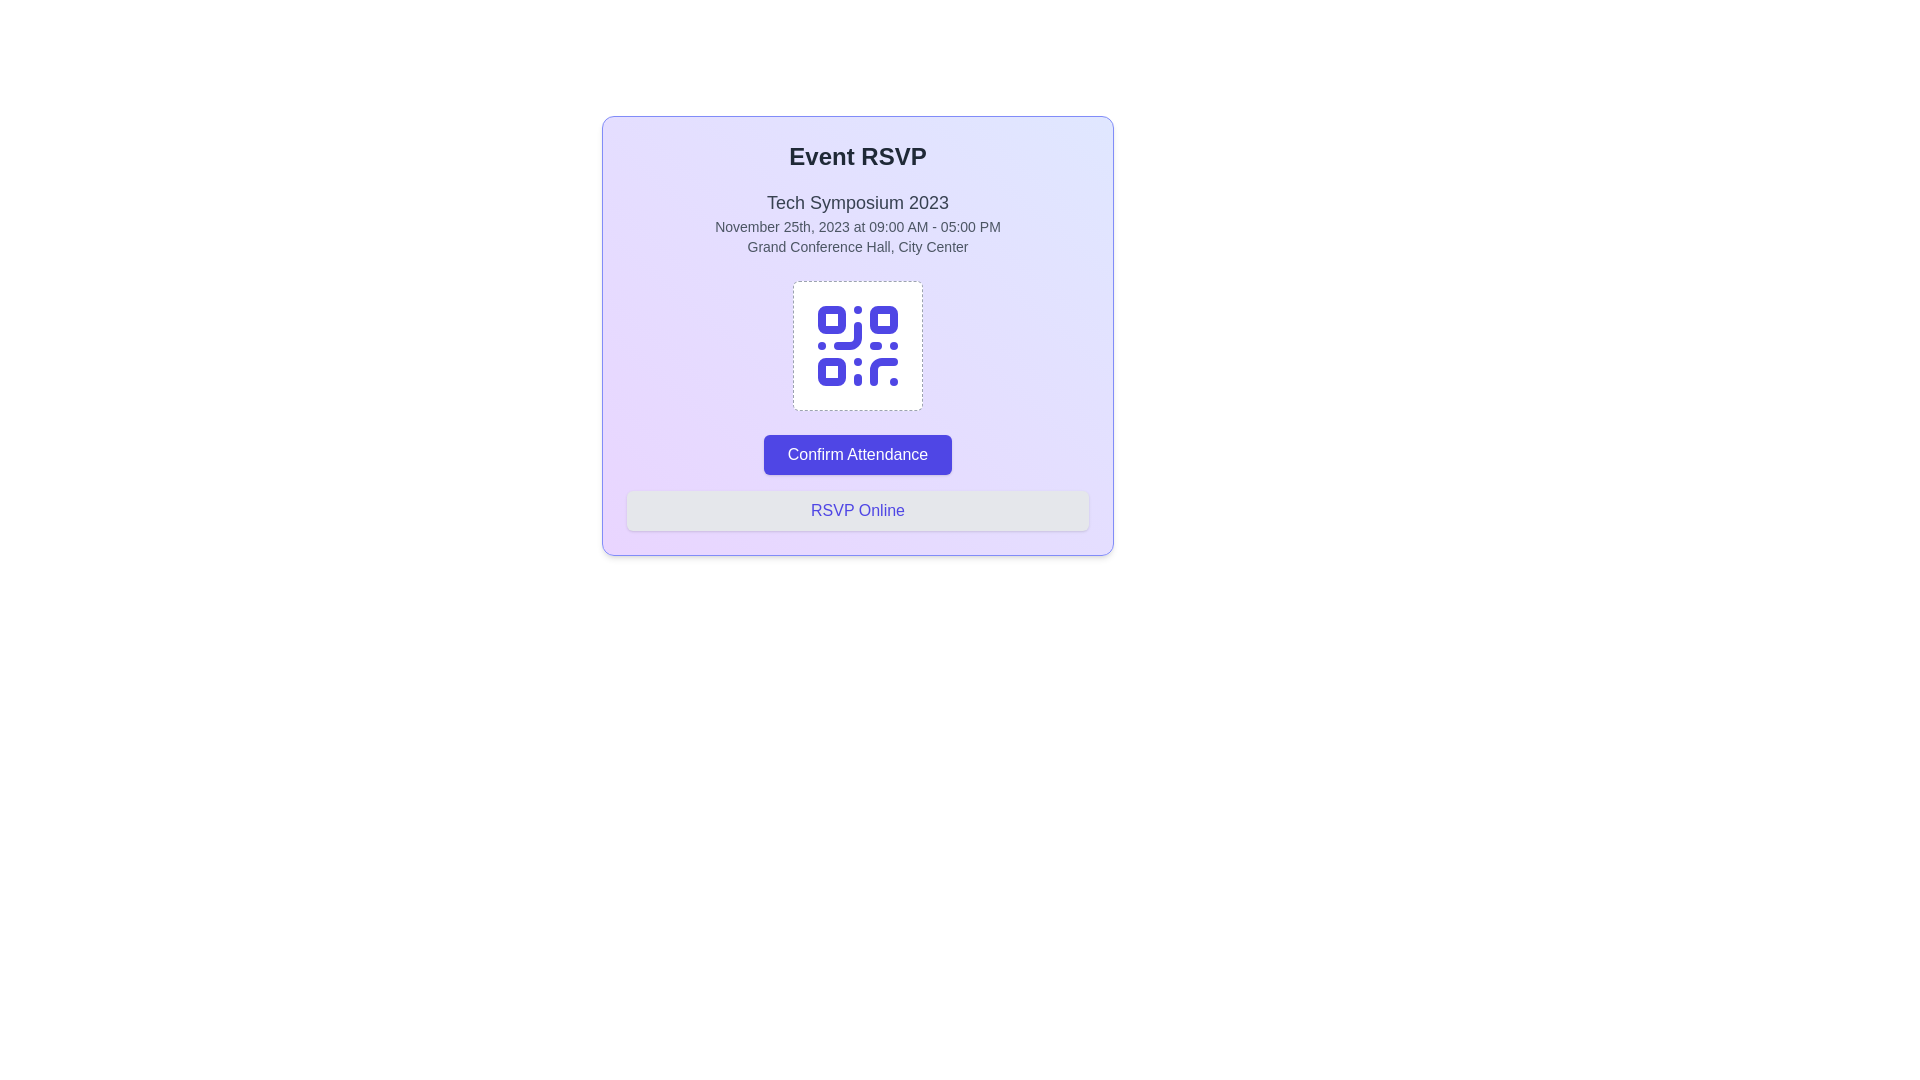 Image resolution: width=1920 pixels, height=1080 pixels. I want to click on the QR code icon located in the mid-section of the RSVP card, positioned between the event details text and the 'Confirm Attendance' button, so click(858, 345).